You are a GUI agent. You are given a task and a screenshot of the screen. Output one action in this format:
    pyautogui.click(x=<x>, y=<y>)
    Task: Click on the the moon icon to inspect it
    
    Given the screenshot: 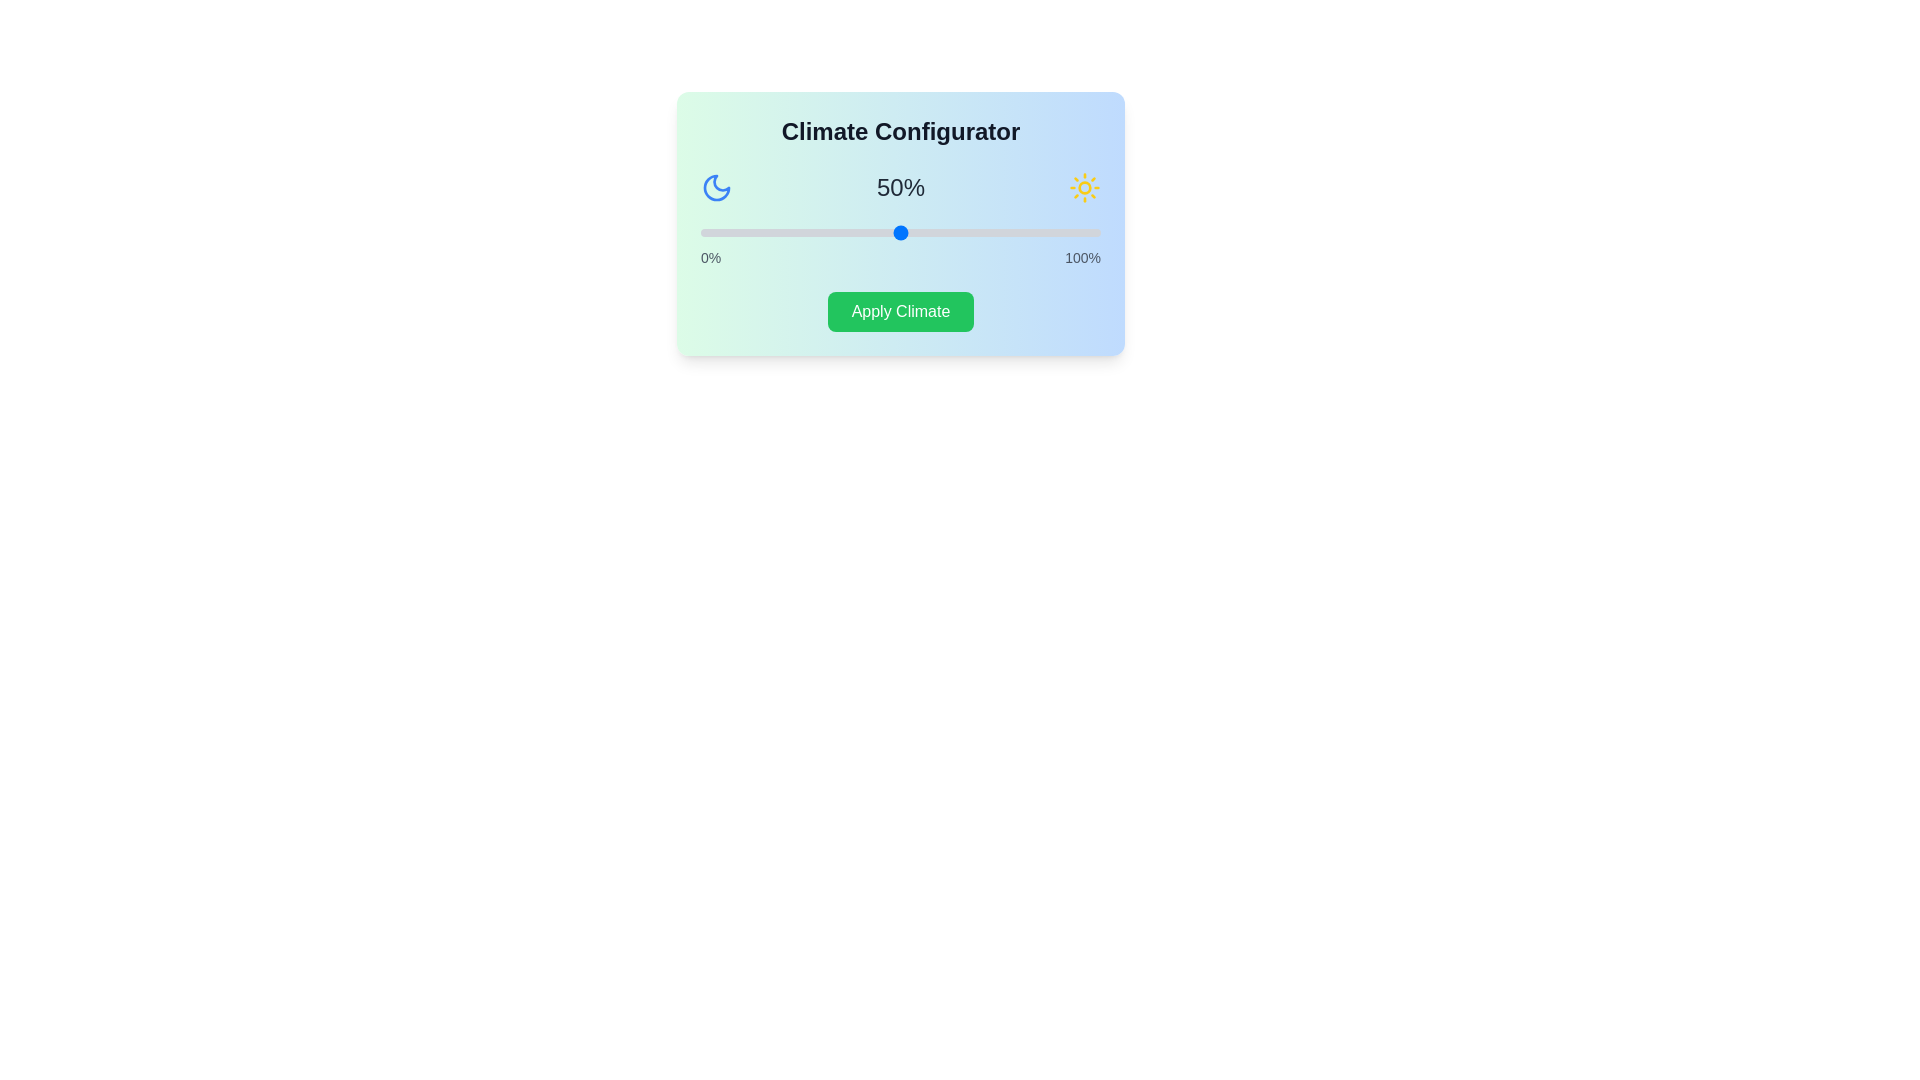 What is the action you would take?
    pyautogui.click(x=716, y=188)
    